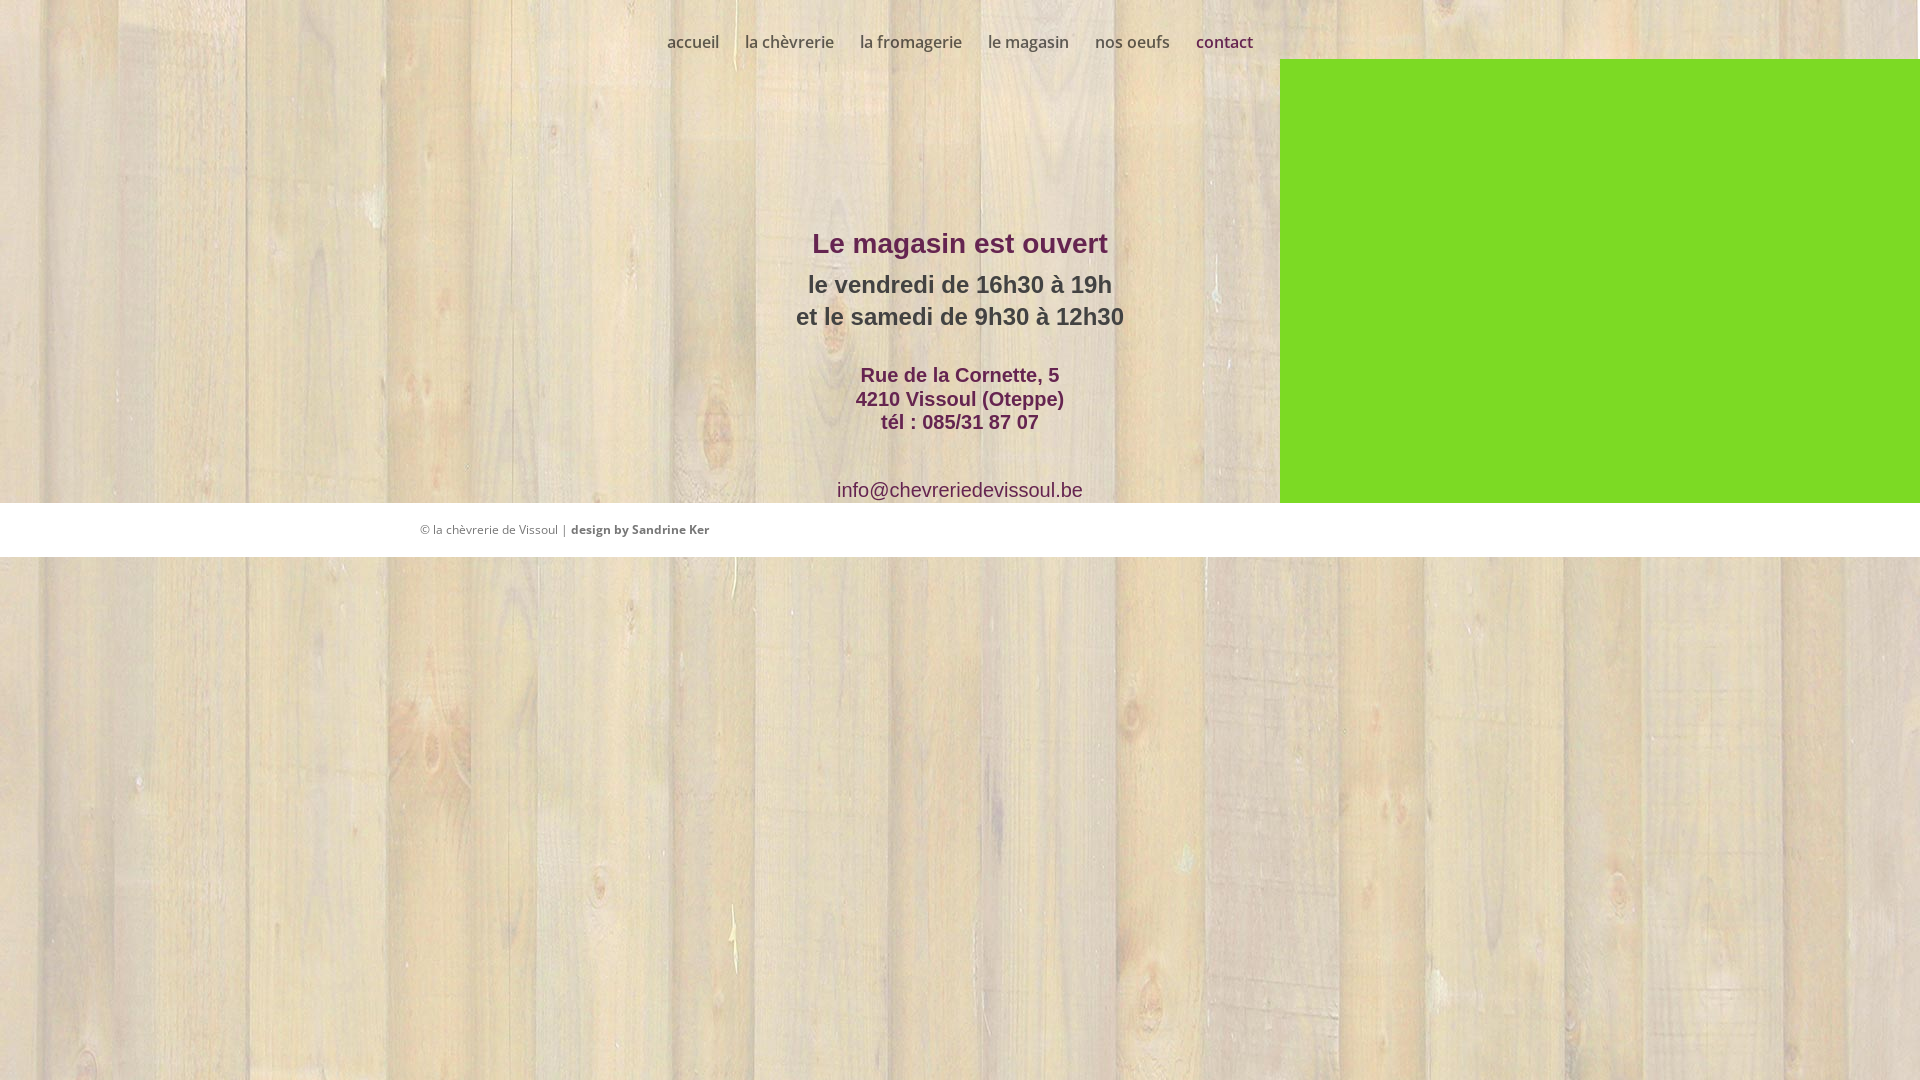  I want to click on 'contact', so click(1223, 46).